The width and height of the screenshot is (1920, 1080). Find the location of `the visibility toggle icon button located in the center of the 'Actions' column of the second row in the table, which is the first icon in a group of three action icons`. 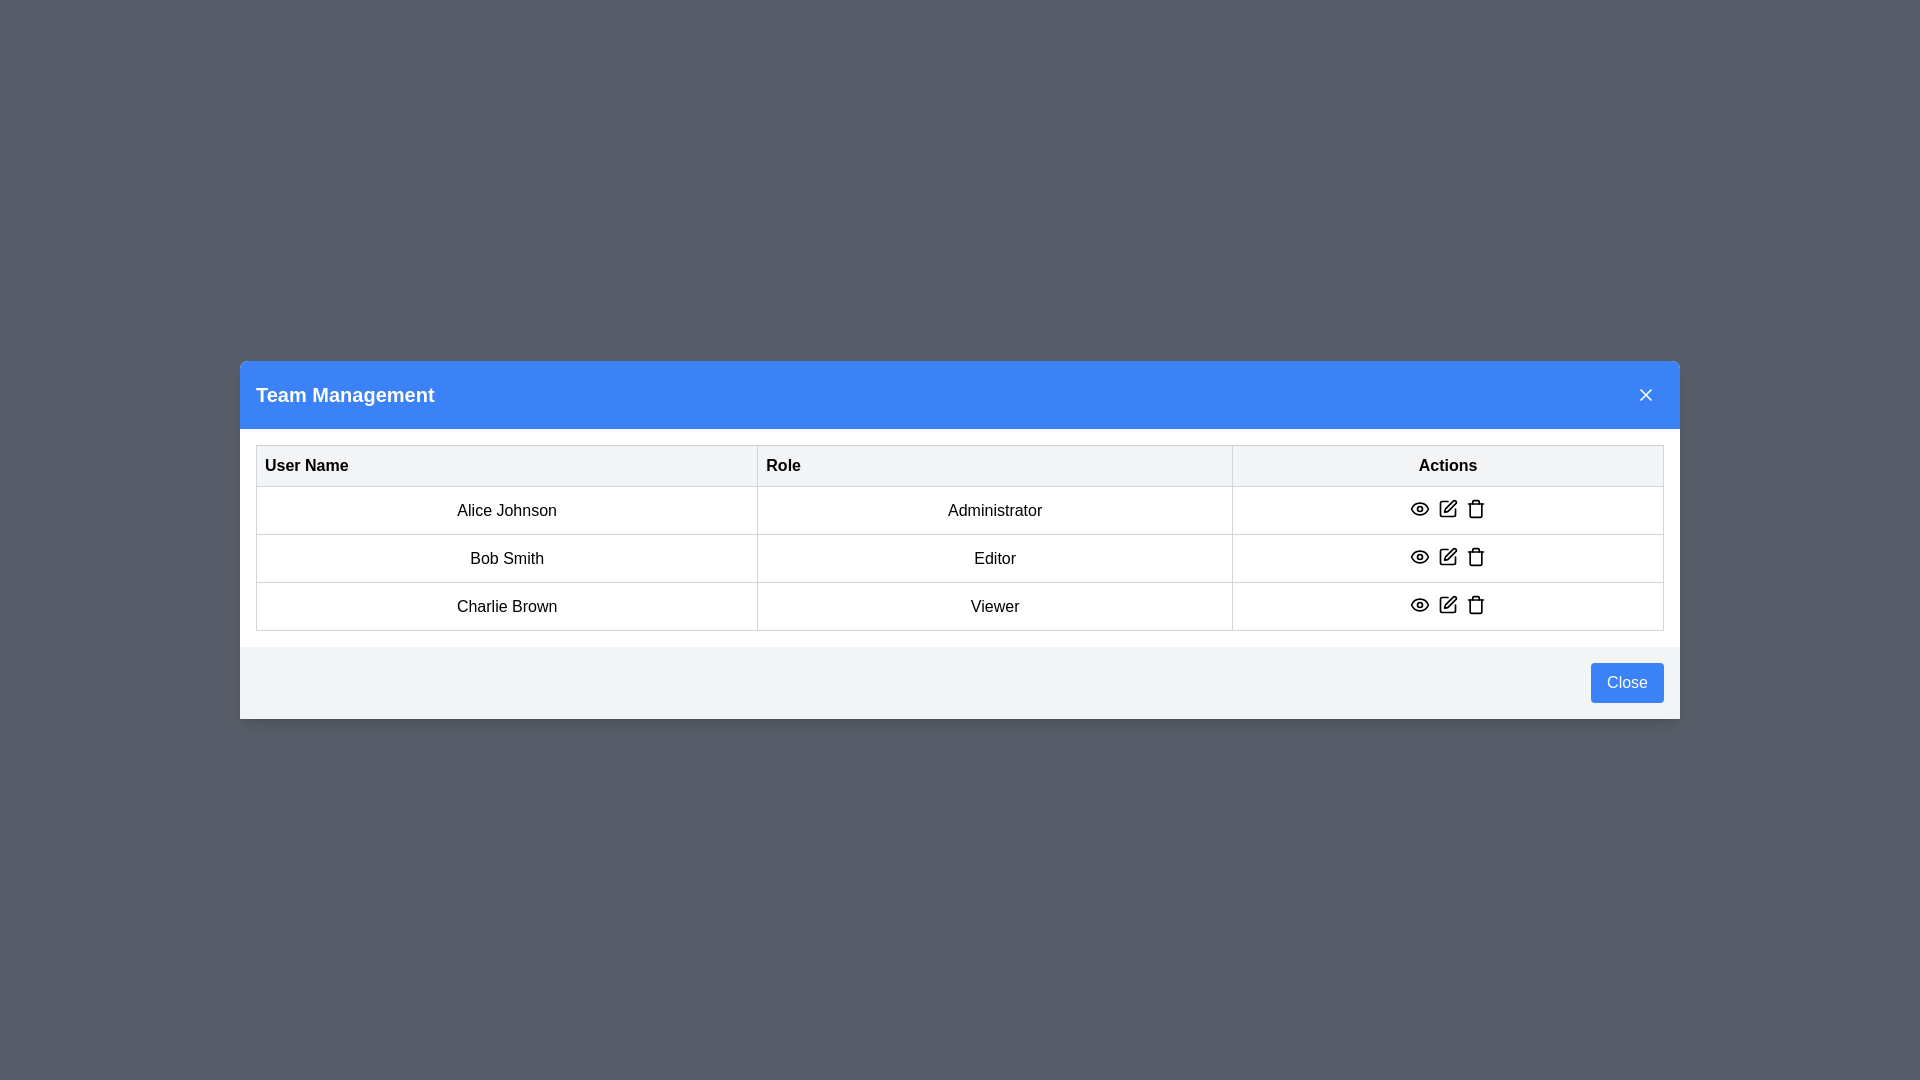

the visibility toggle icon button located in the center of the 'Actions' column of the second row in the table, which is the first icon in a group of three action icons is located at coordinates (1419, 556).